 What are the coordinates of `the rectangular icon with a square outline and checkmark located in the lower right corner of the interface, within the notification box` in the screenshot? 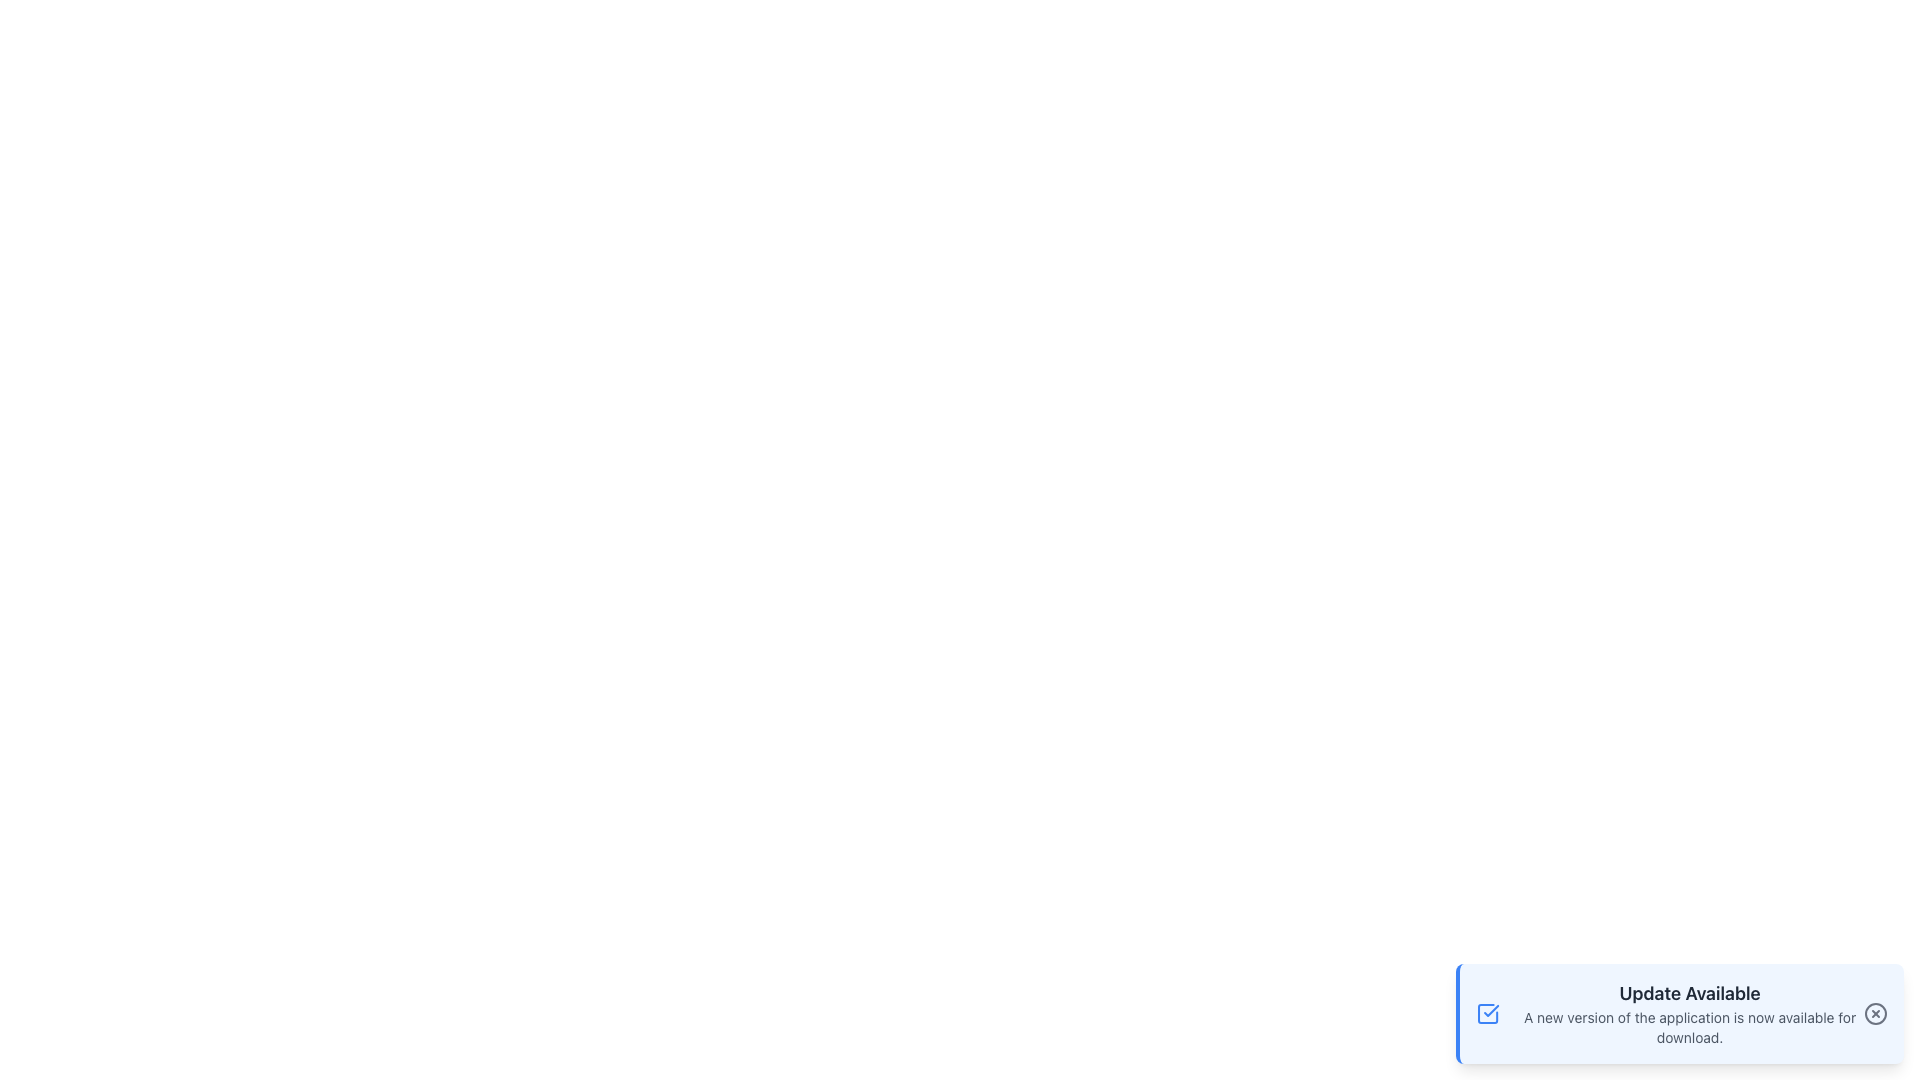 It's located at (1488, 1014).